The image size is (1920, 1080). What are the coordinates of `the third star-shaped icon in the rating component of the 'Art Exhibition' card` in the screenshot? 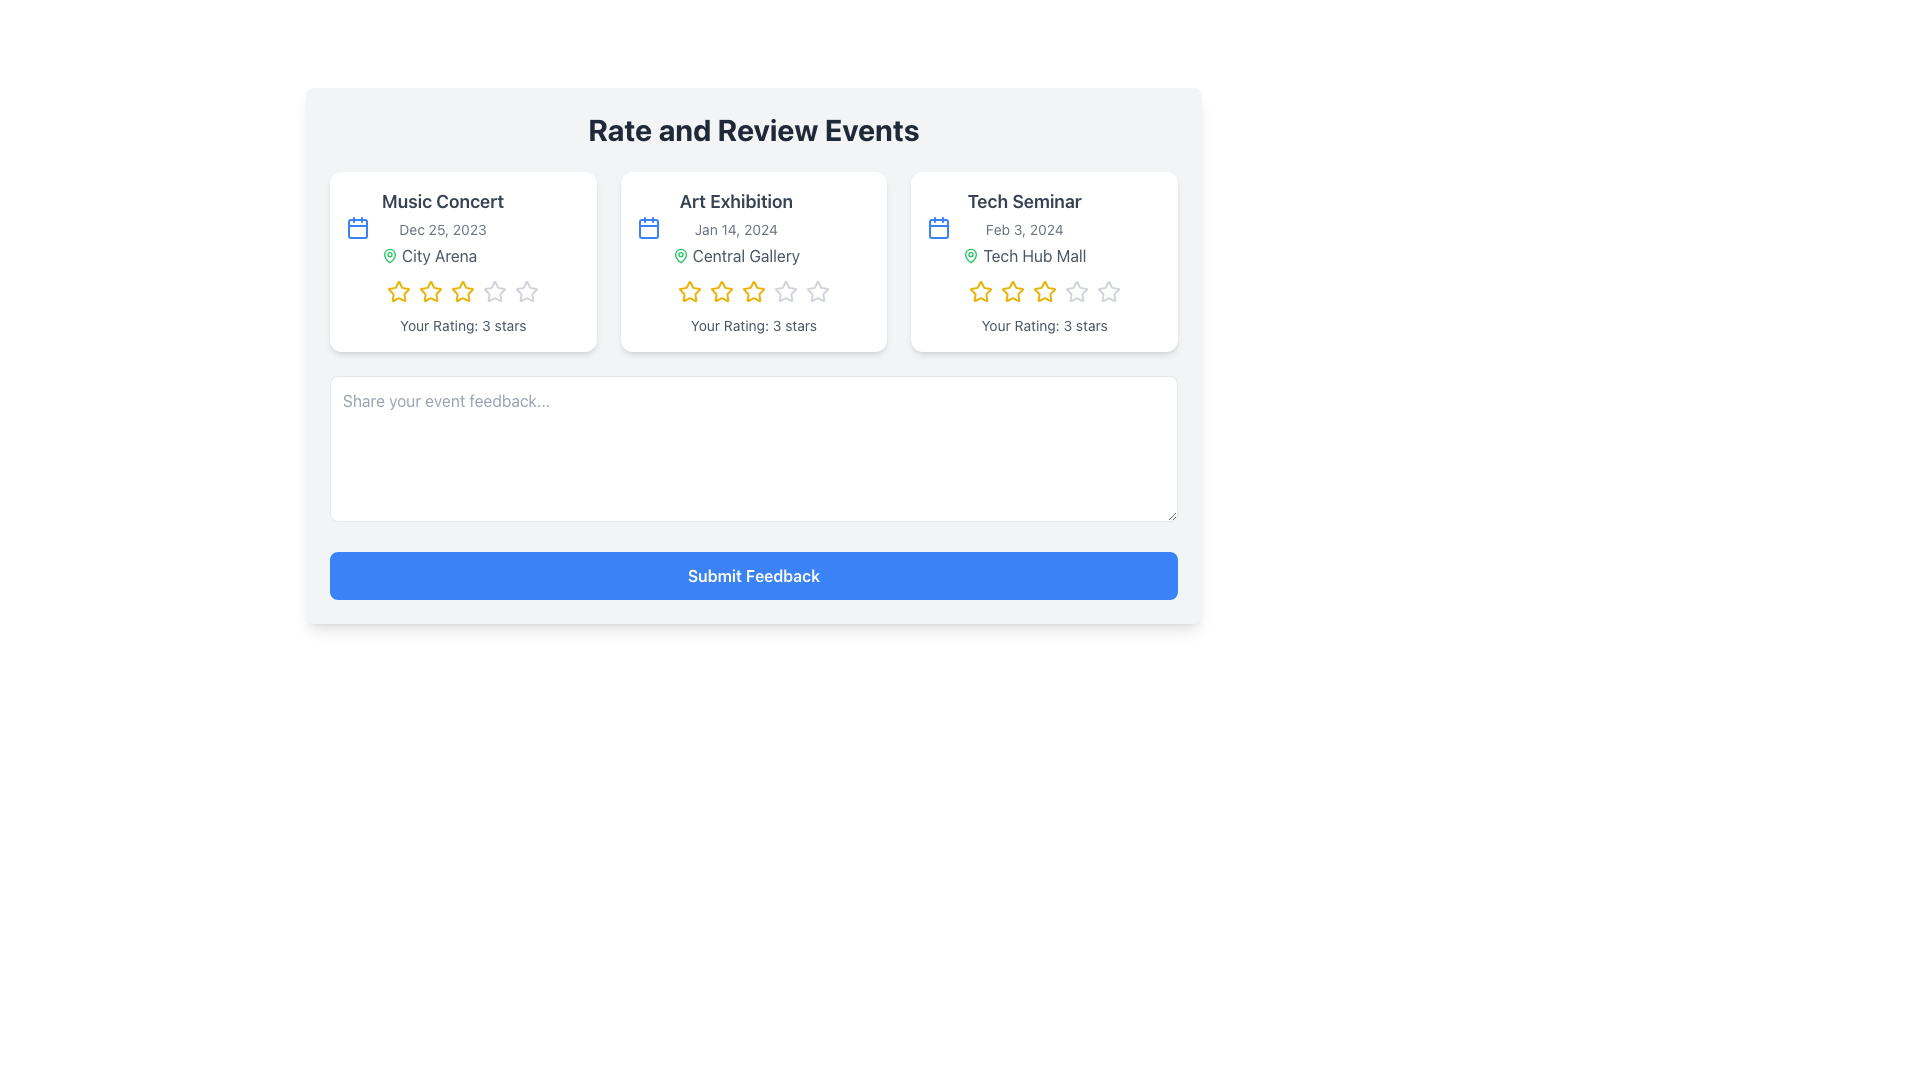 It's located at (785, 291).